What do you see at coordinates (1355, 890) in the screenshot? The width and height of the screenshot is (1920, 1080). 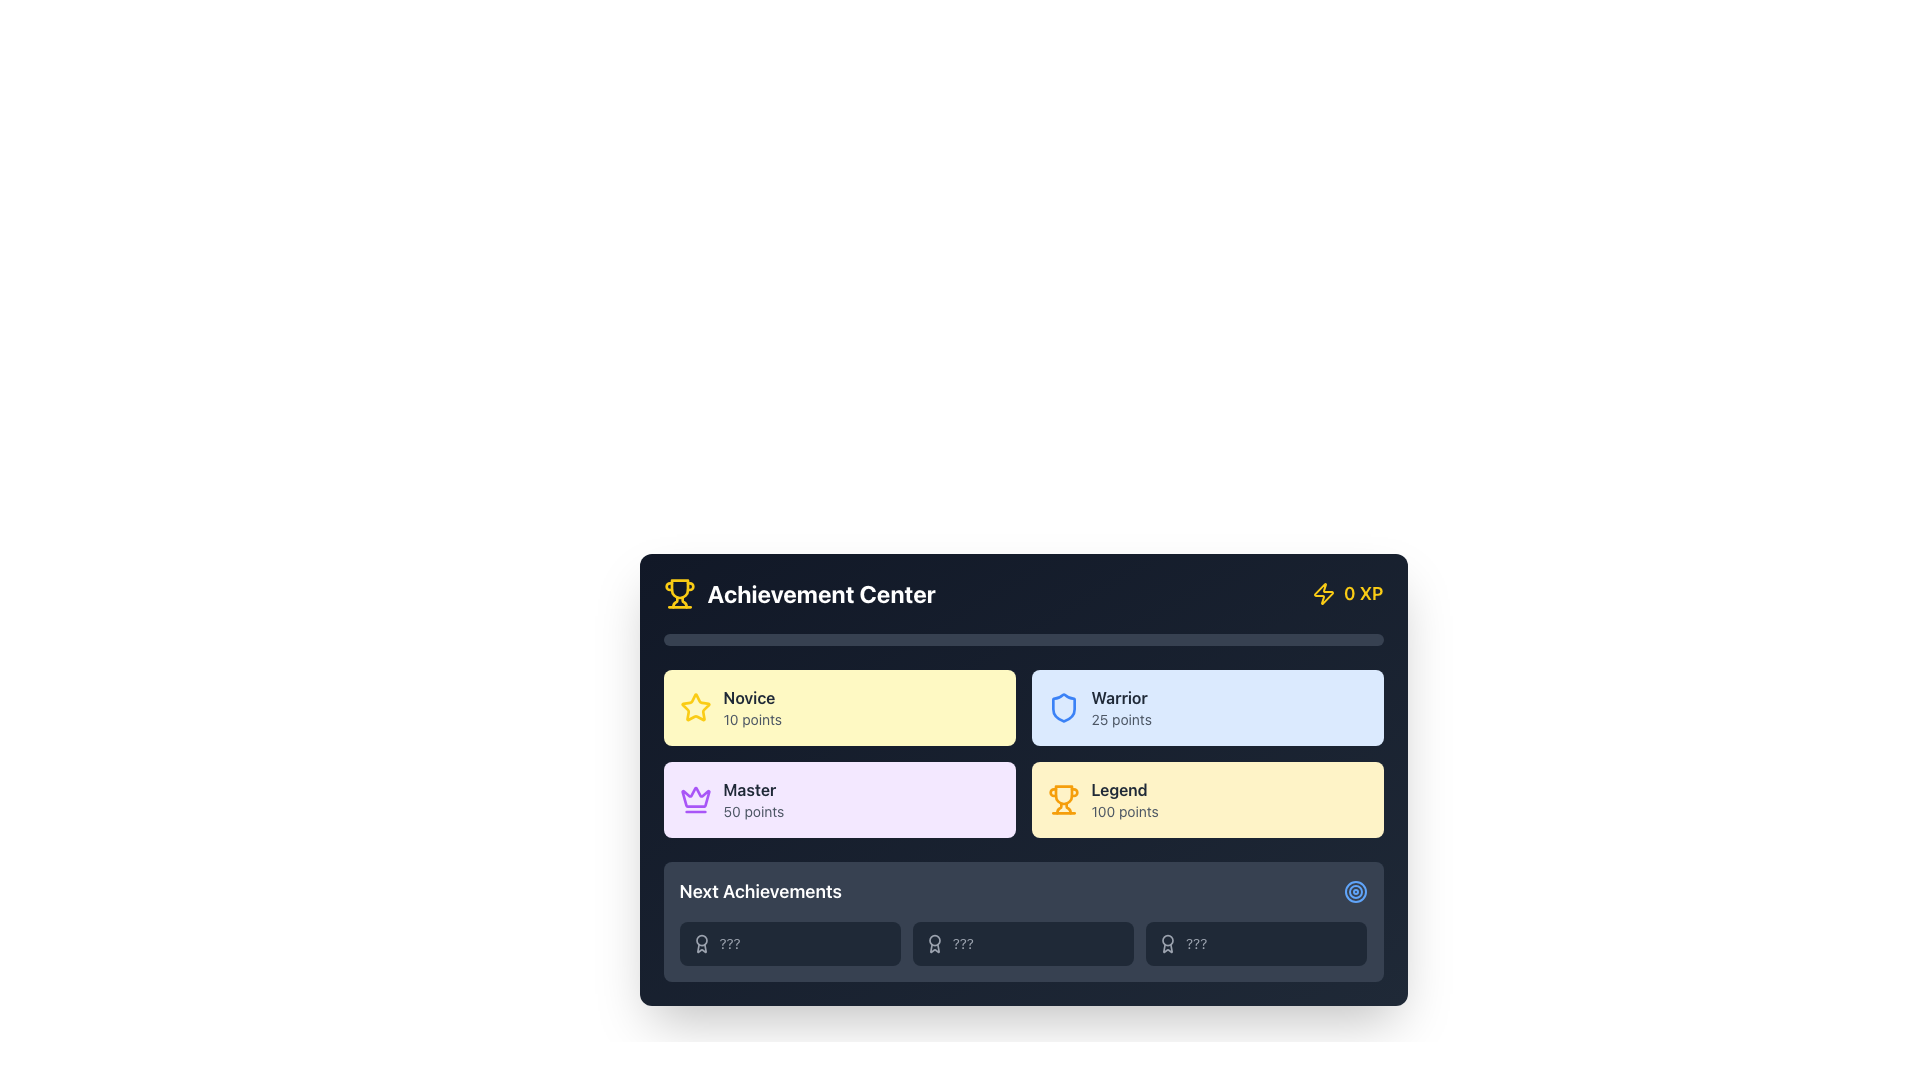 I see `the blue circular SVG graphic resembling a target icon with concentric rings located in the lower-right corner of the 'Next Achievements' card` at bounding box center [1355, 890].